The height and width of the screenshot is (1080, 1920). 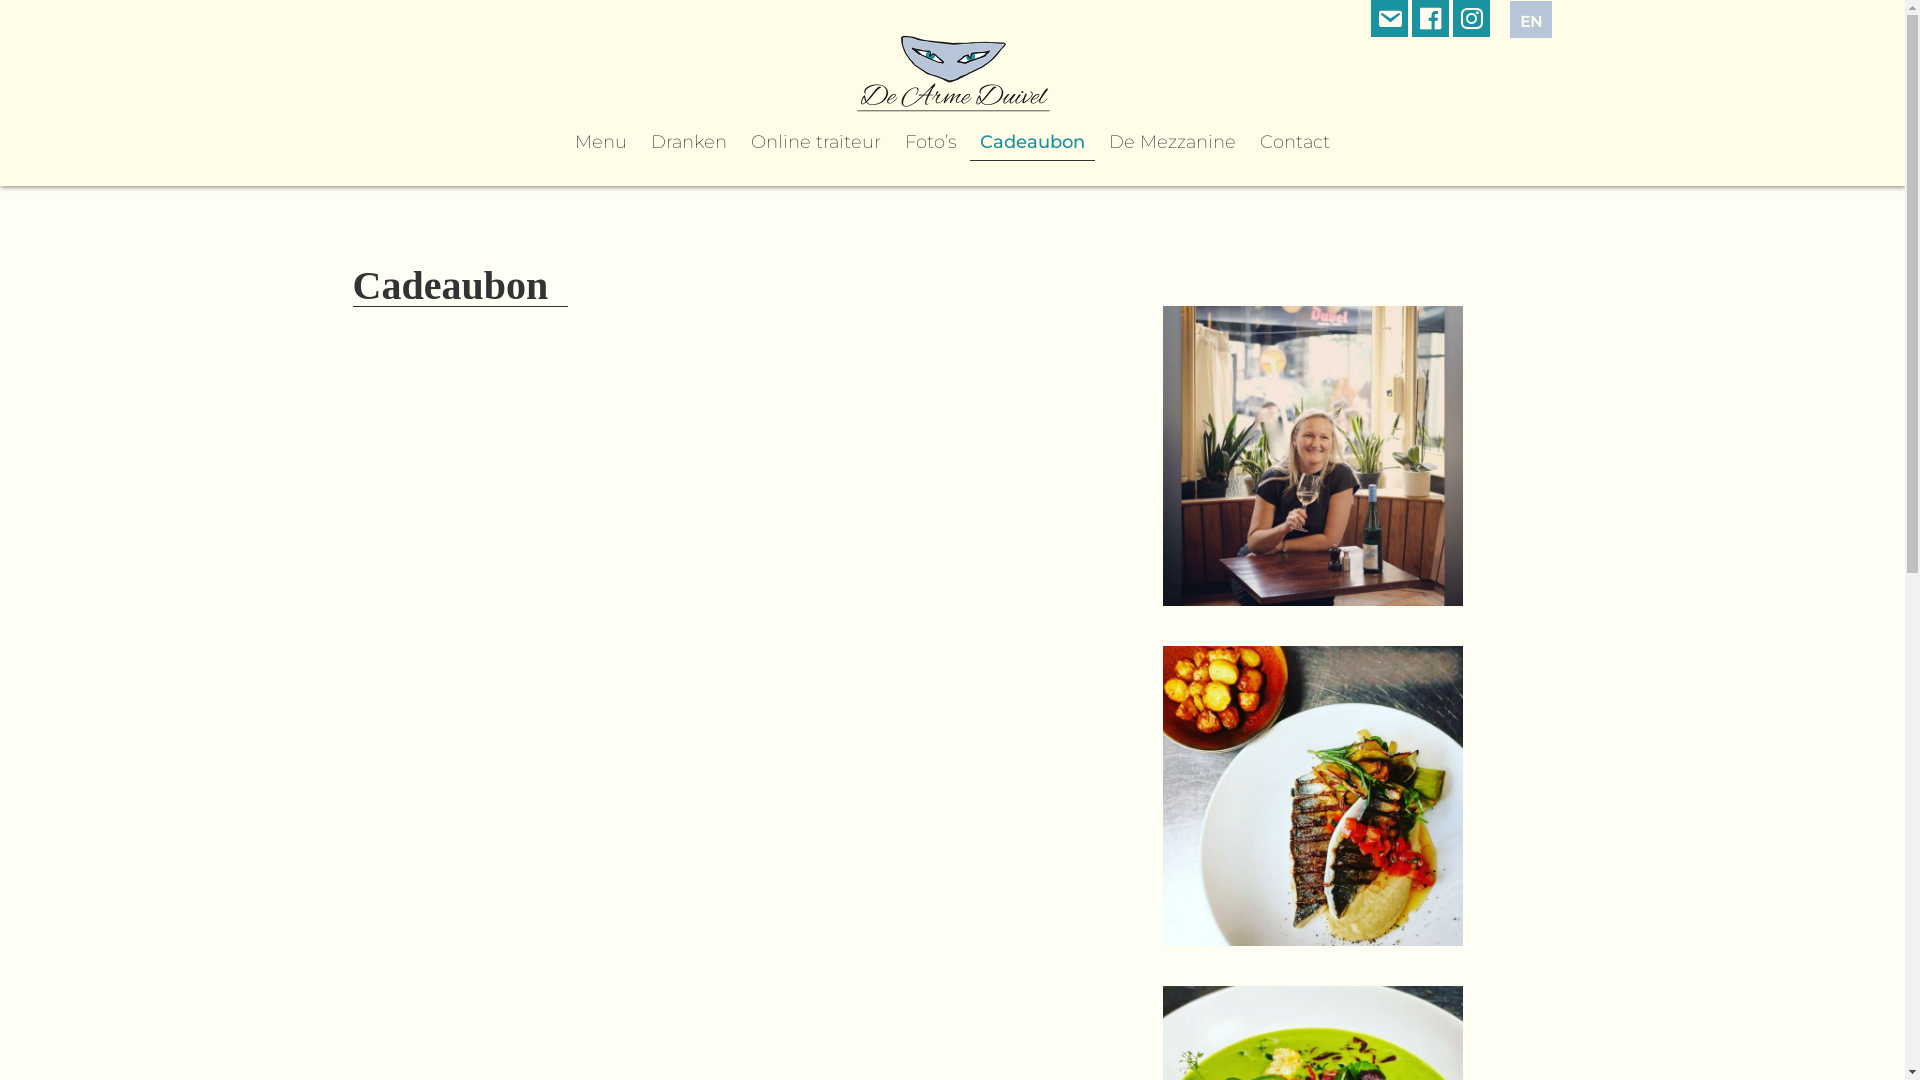 I want to click on 'EN', so click(x=1530, y=19).